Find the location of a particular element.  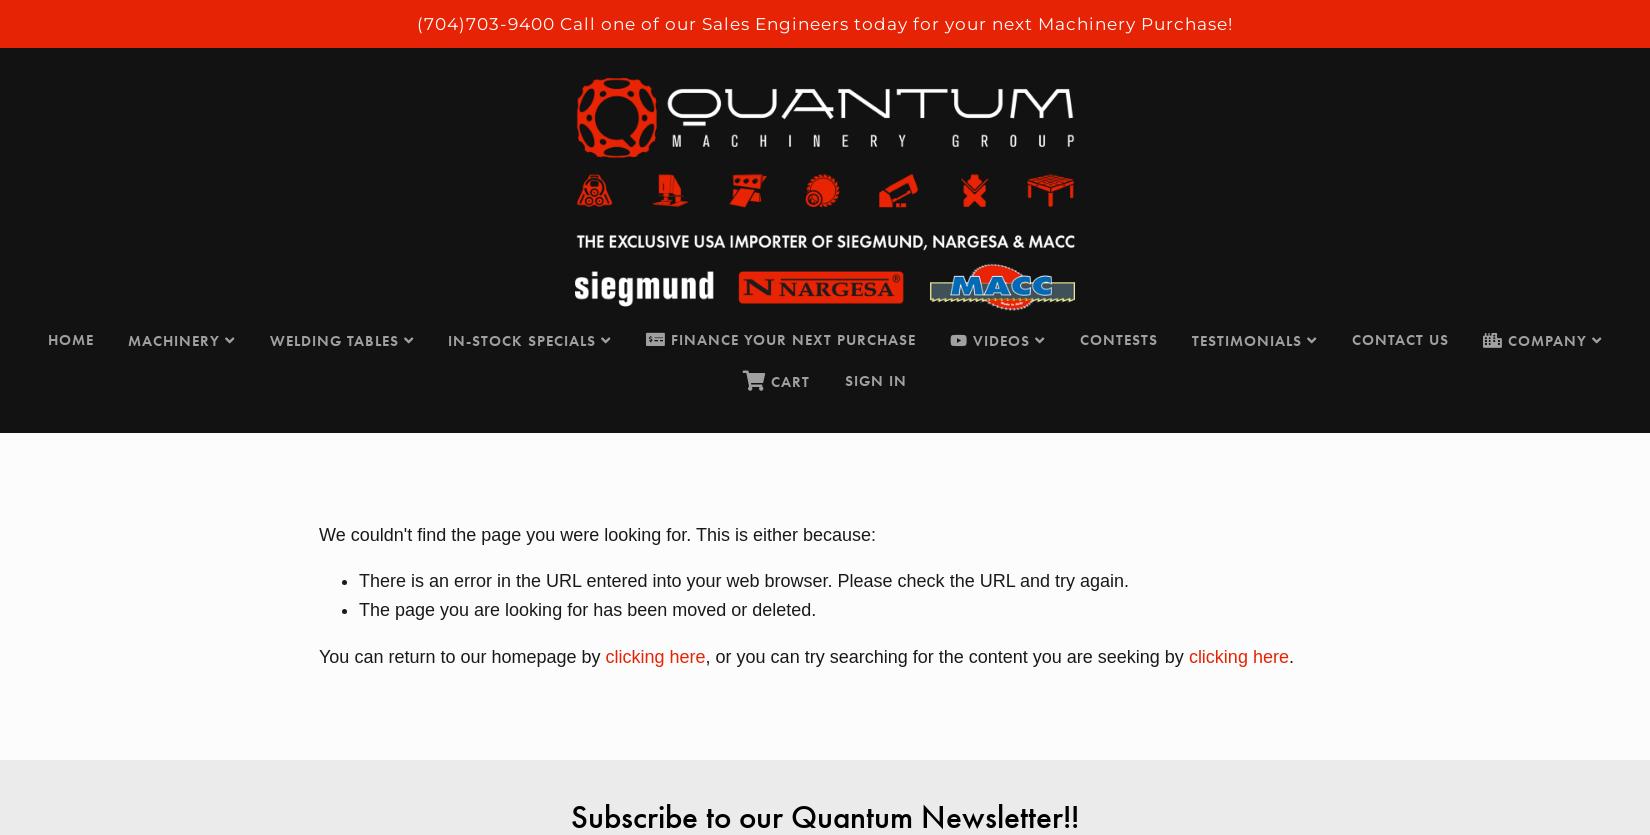

'We couldn't find the page you were looking for. This is either because:' is located at coordinates (596, 533).